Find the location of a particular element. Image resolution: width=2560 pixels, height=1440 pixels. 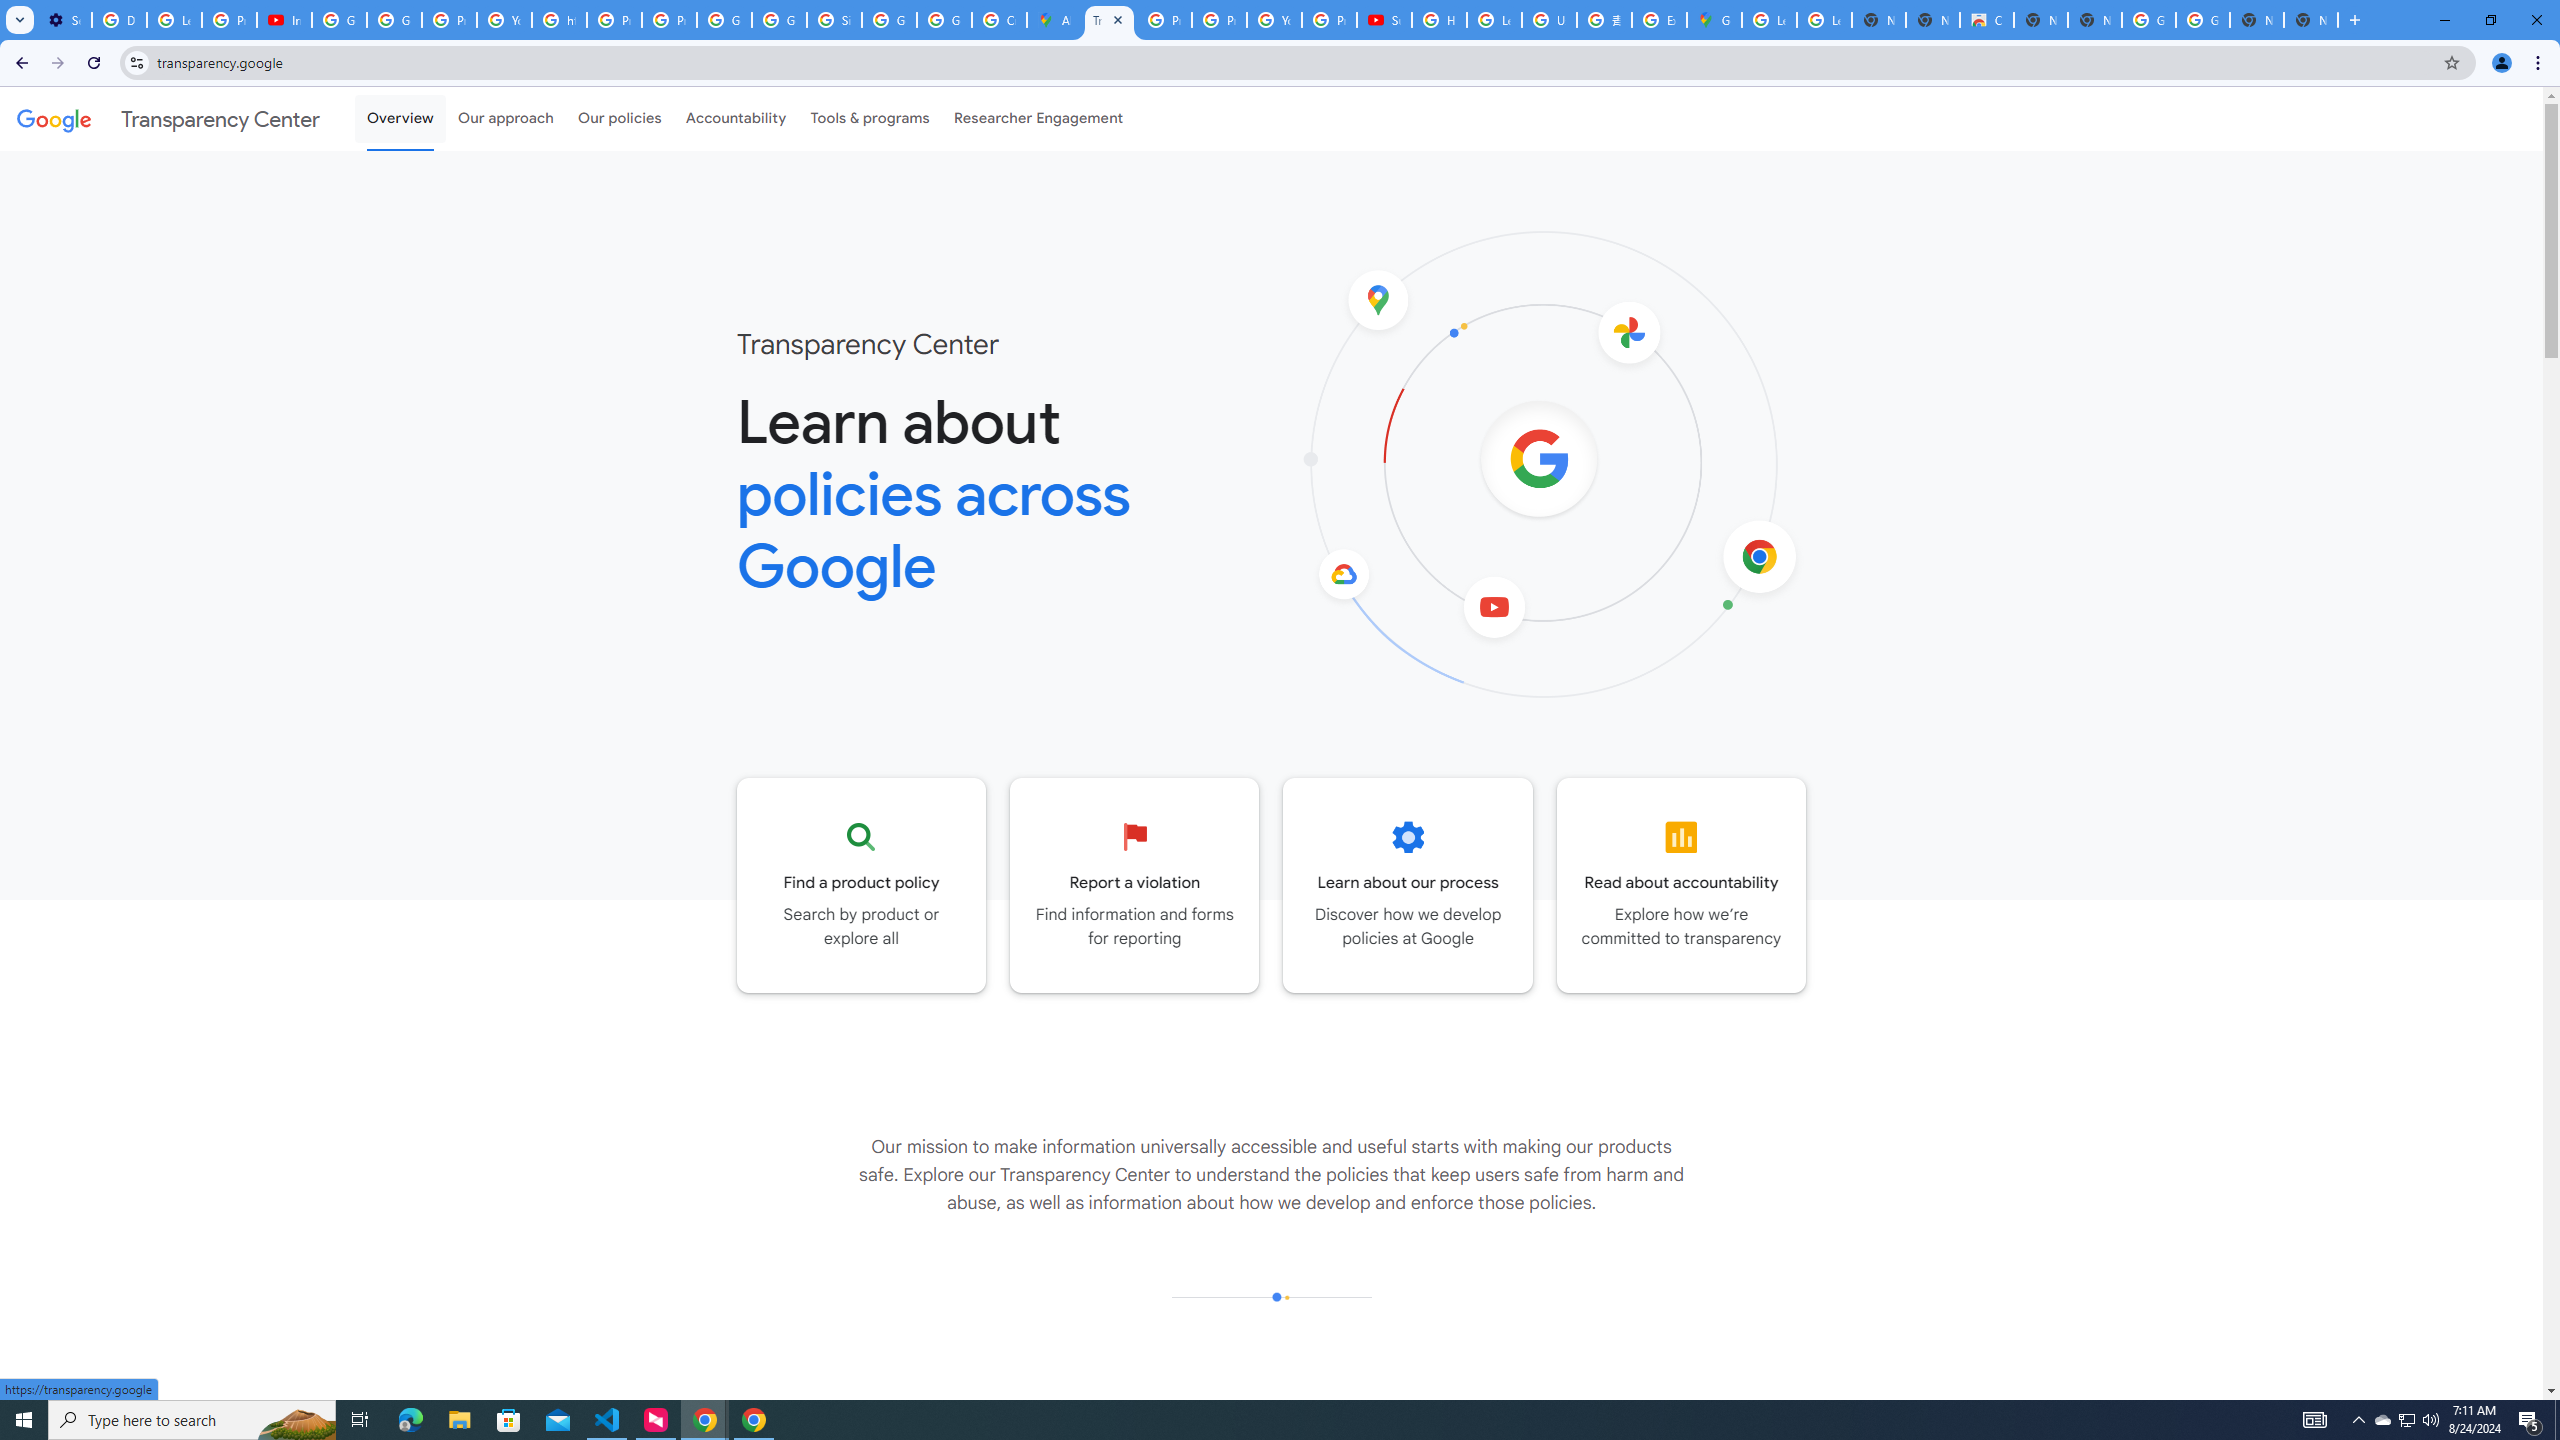

'Settings - Performance' is located at coordinates (64, 19).